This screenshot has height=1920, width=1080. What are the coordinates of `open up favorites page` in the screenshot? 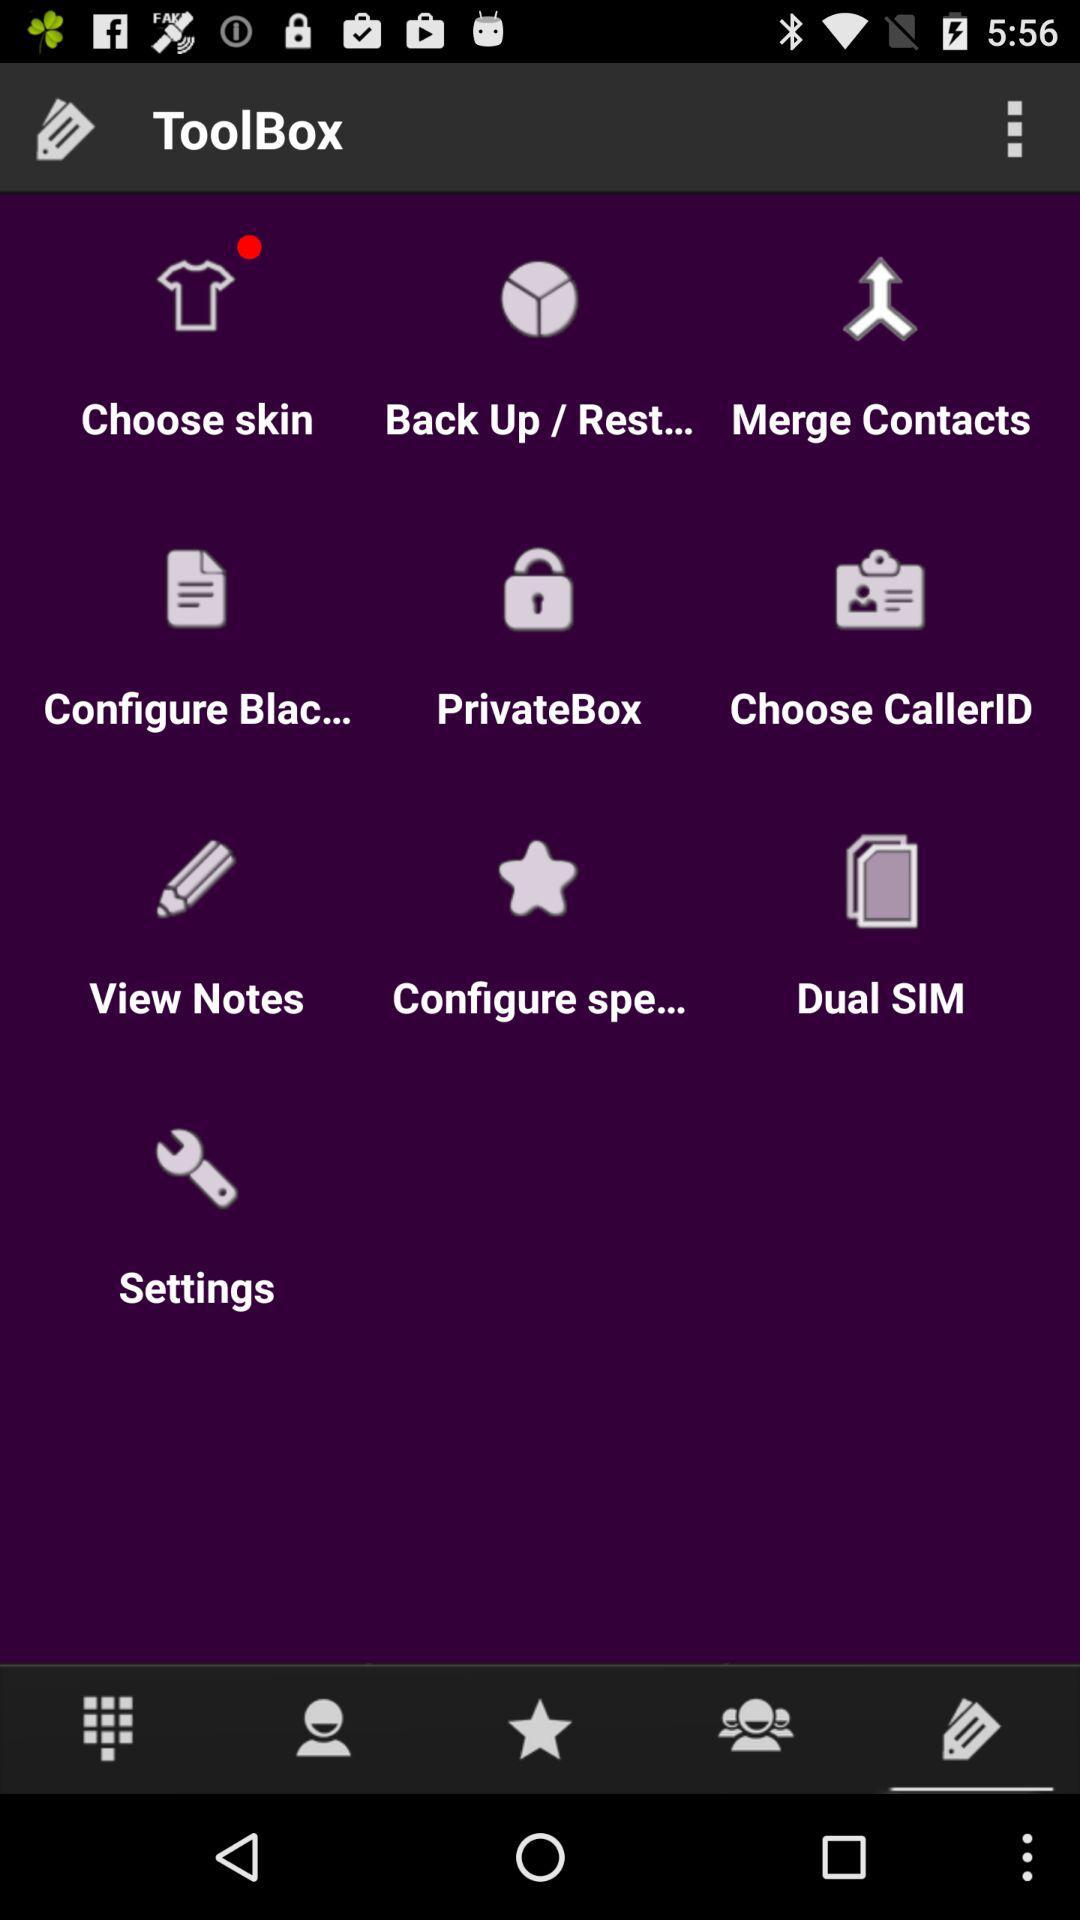 It's located at (540, 1727).